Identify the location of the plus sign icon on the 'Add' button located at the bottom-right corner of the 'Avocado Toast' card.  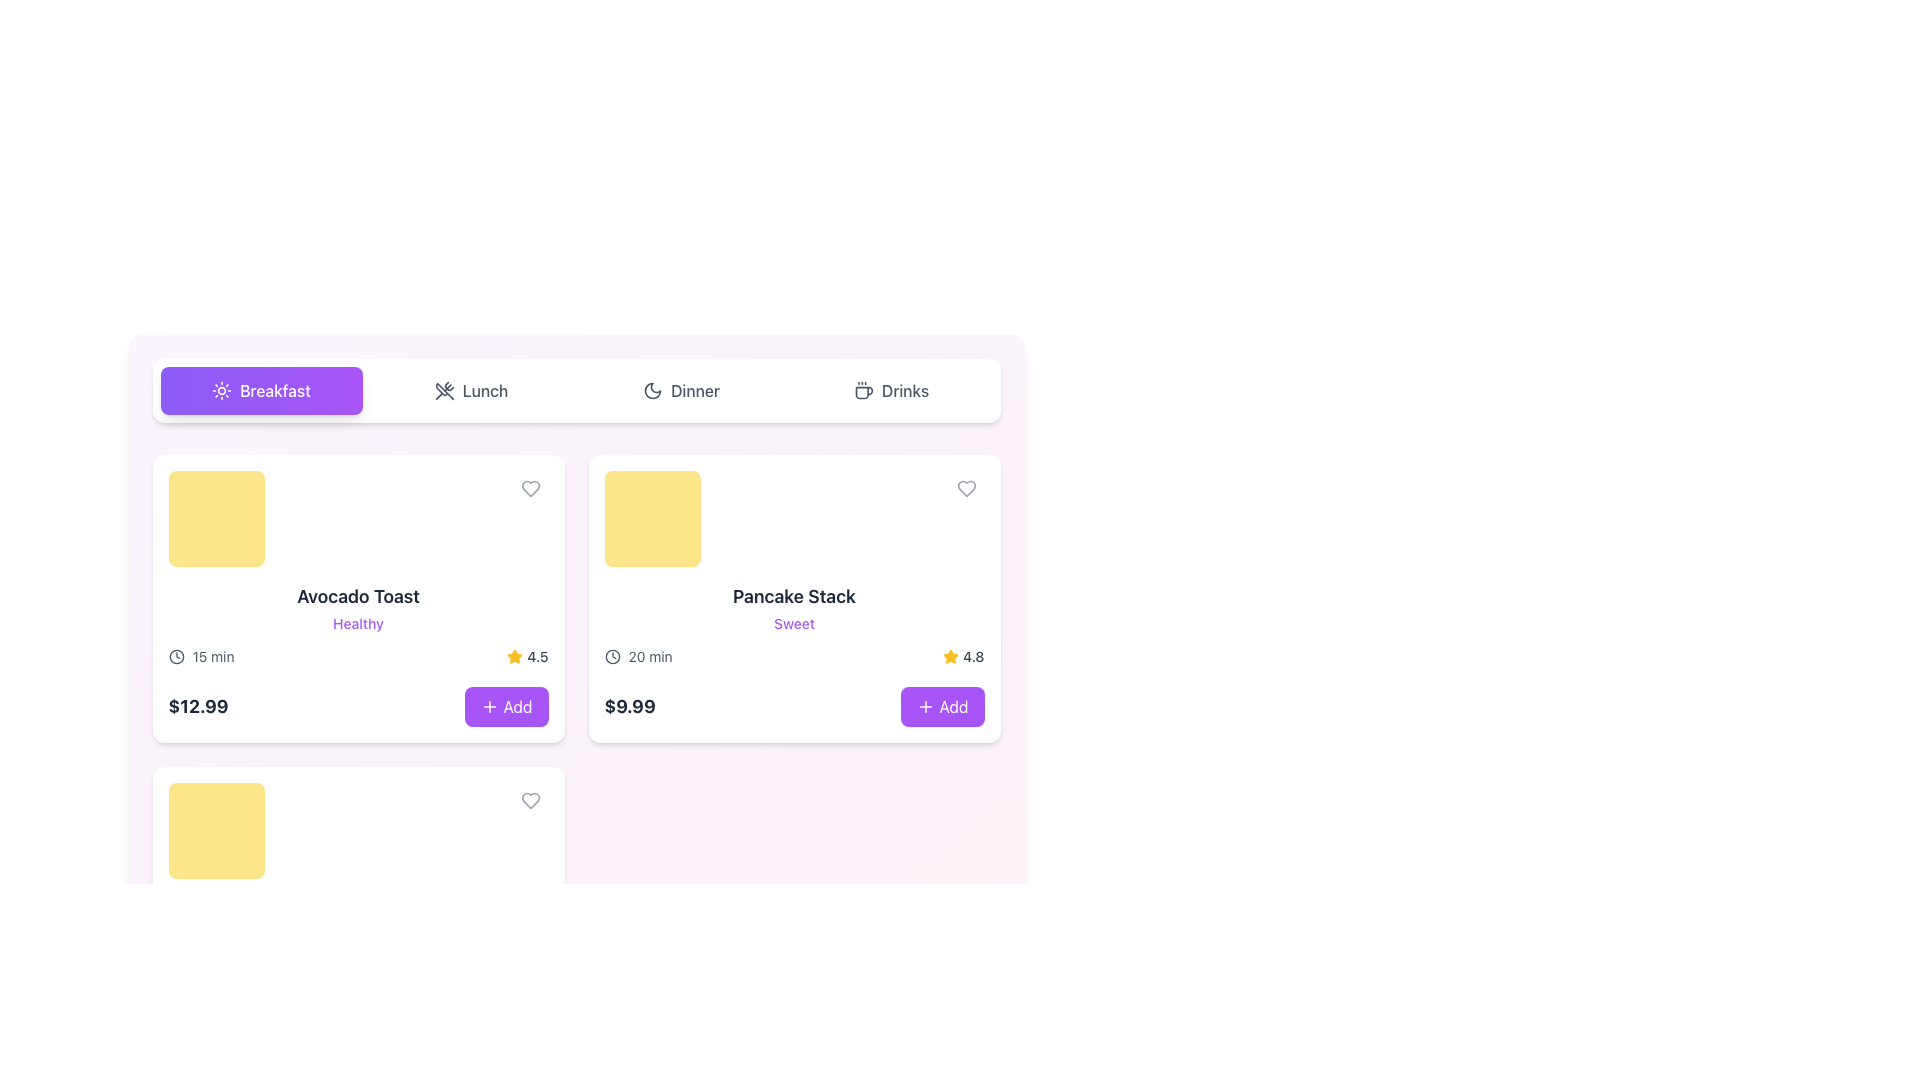
(490, 705).